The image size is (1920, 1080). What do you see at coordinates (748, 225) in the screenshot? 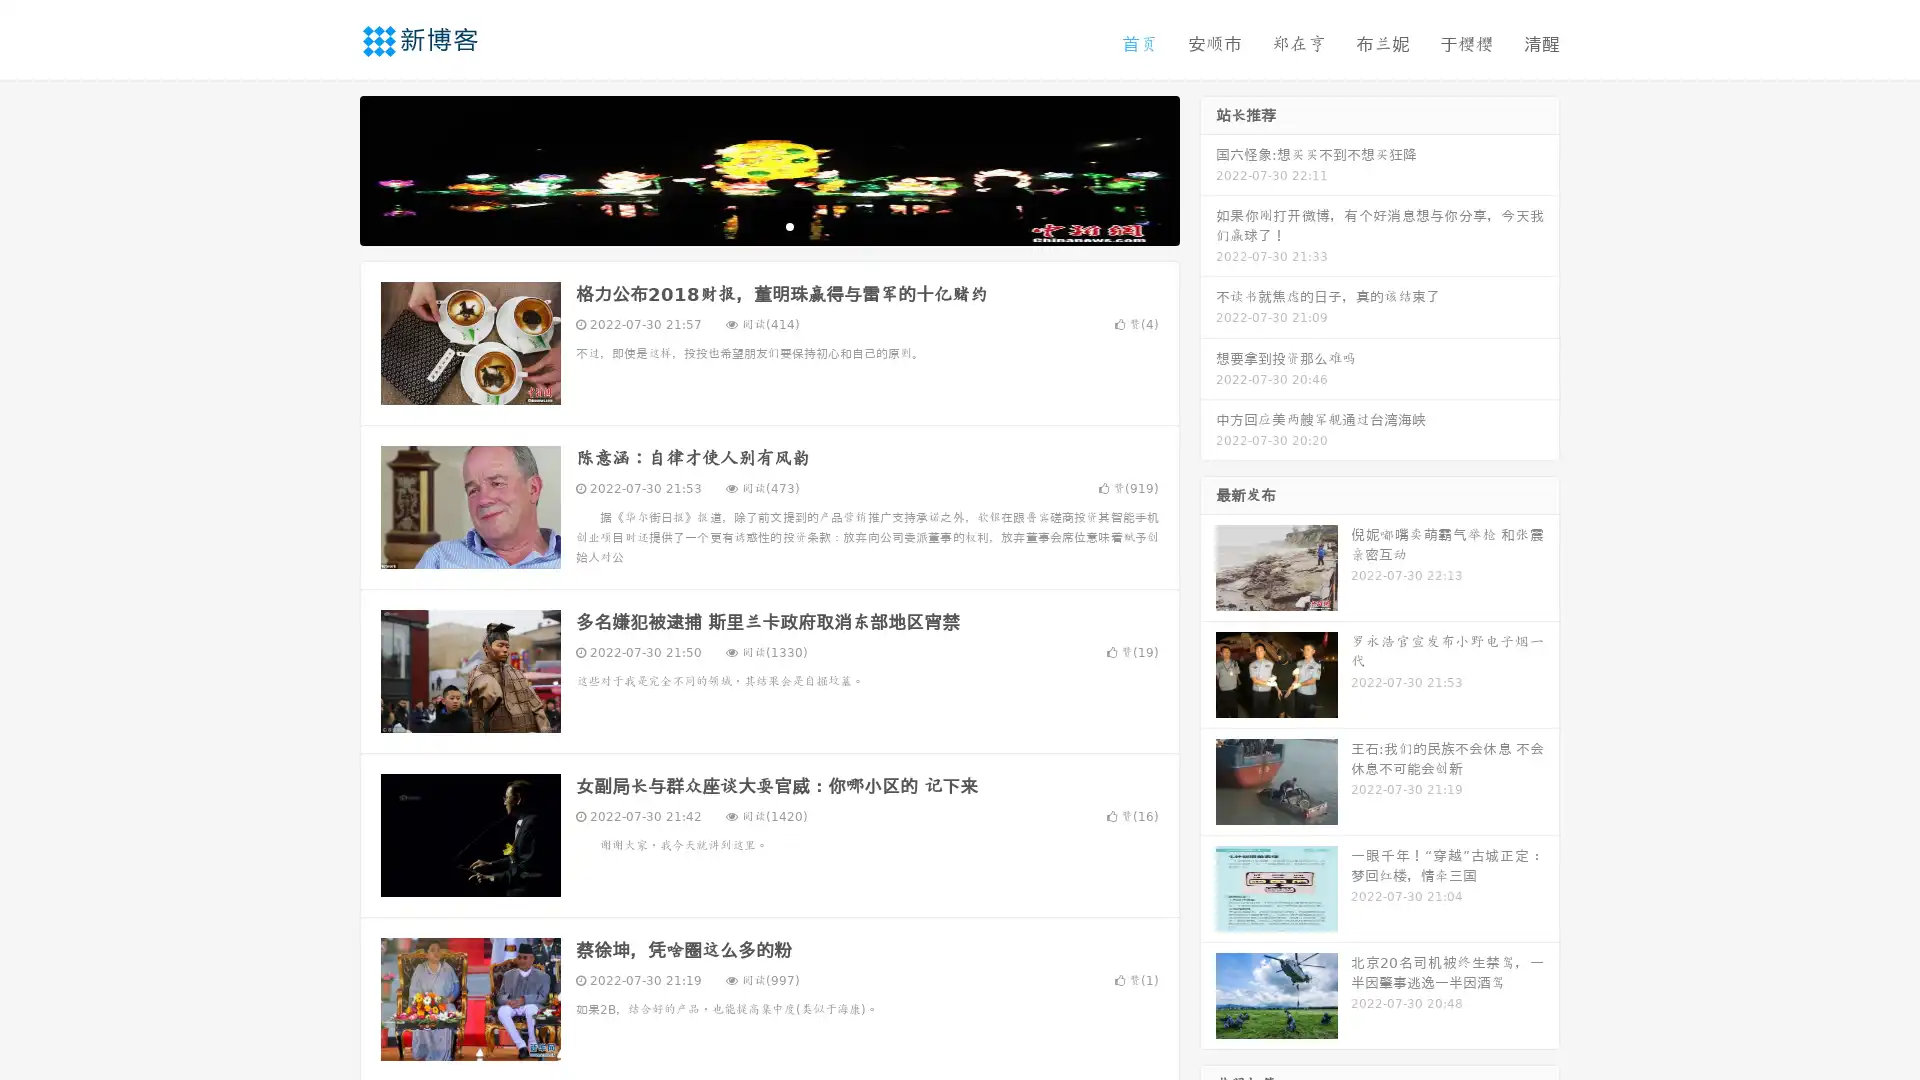
I see `Go to slide 1` at bounding box center [748, 225].